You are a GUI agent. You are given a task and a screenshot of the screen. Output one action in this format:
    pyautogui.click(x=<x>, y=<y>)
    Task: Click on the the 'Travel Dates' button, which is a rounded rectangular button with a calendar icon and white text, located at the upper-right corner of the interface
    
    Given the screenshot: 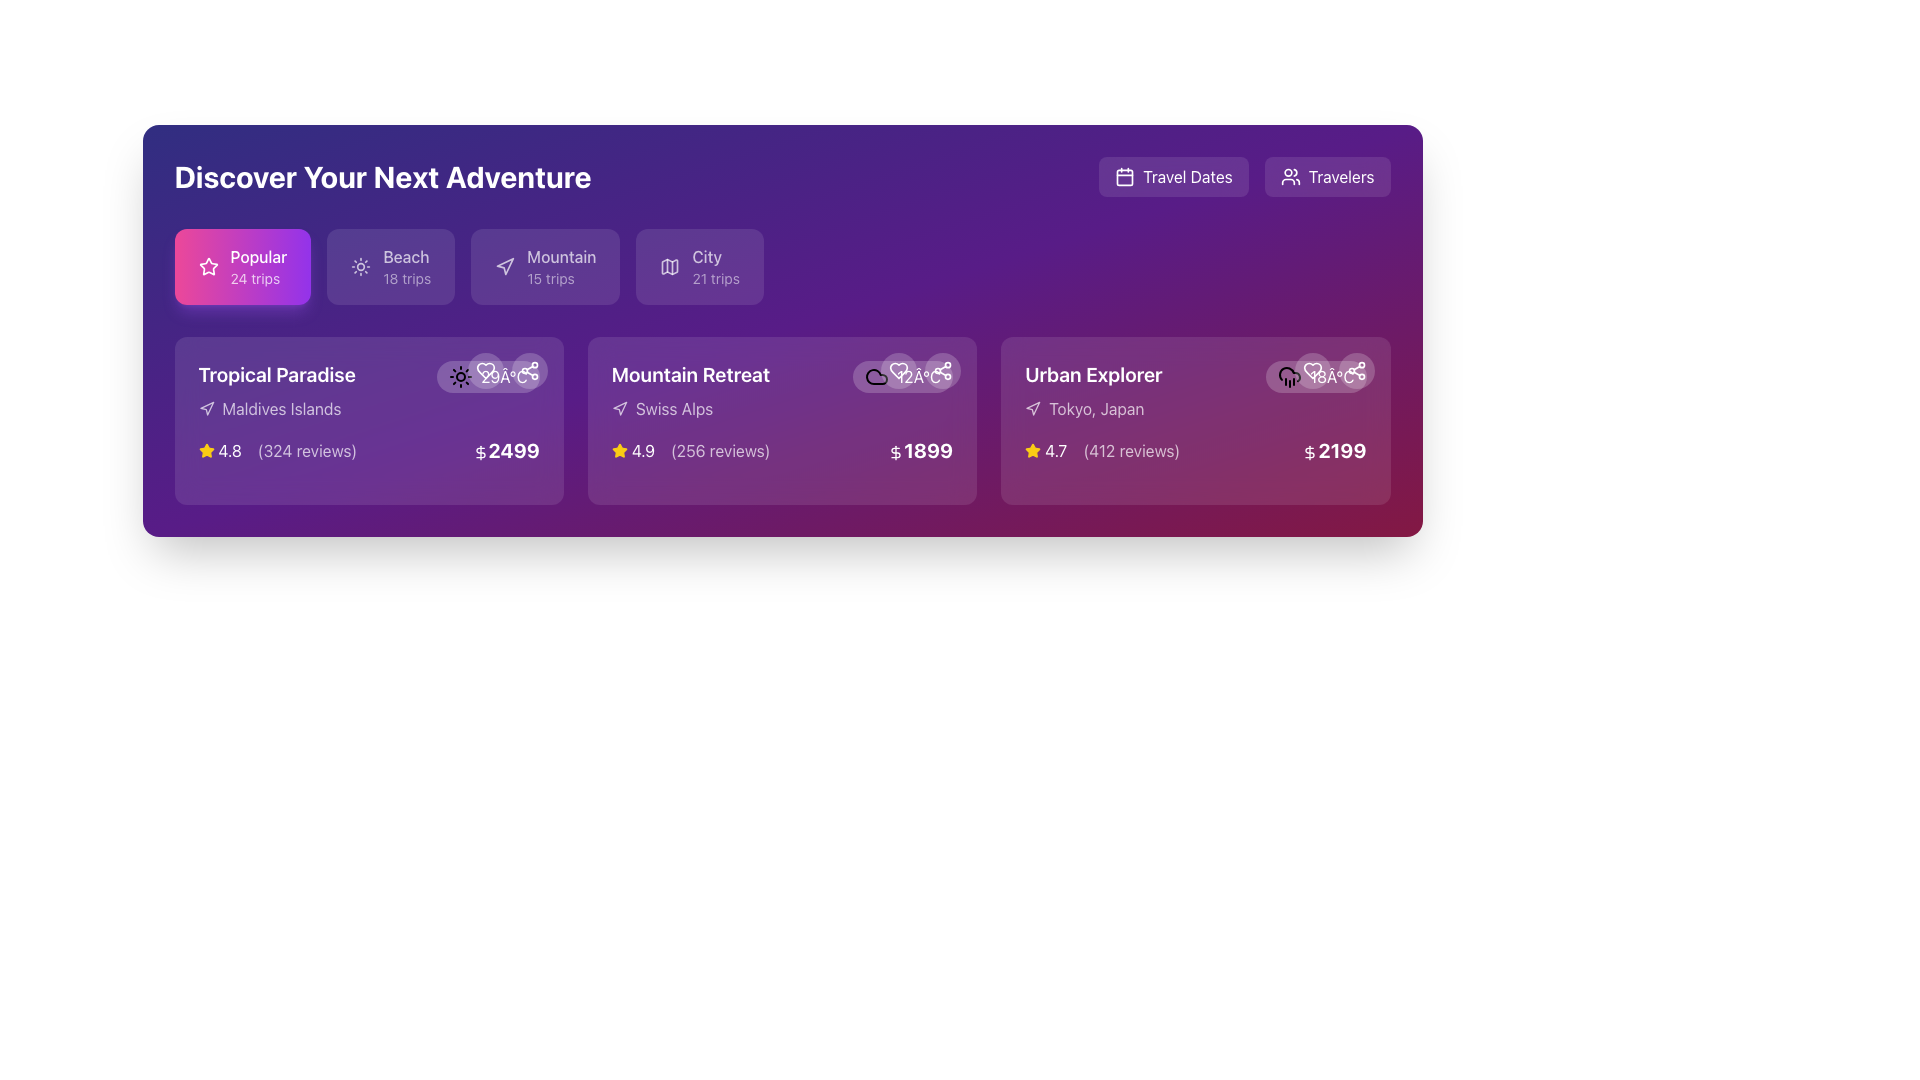 What is the action you would take?
    pyautogui.click(x=1173, y=176)
    